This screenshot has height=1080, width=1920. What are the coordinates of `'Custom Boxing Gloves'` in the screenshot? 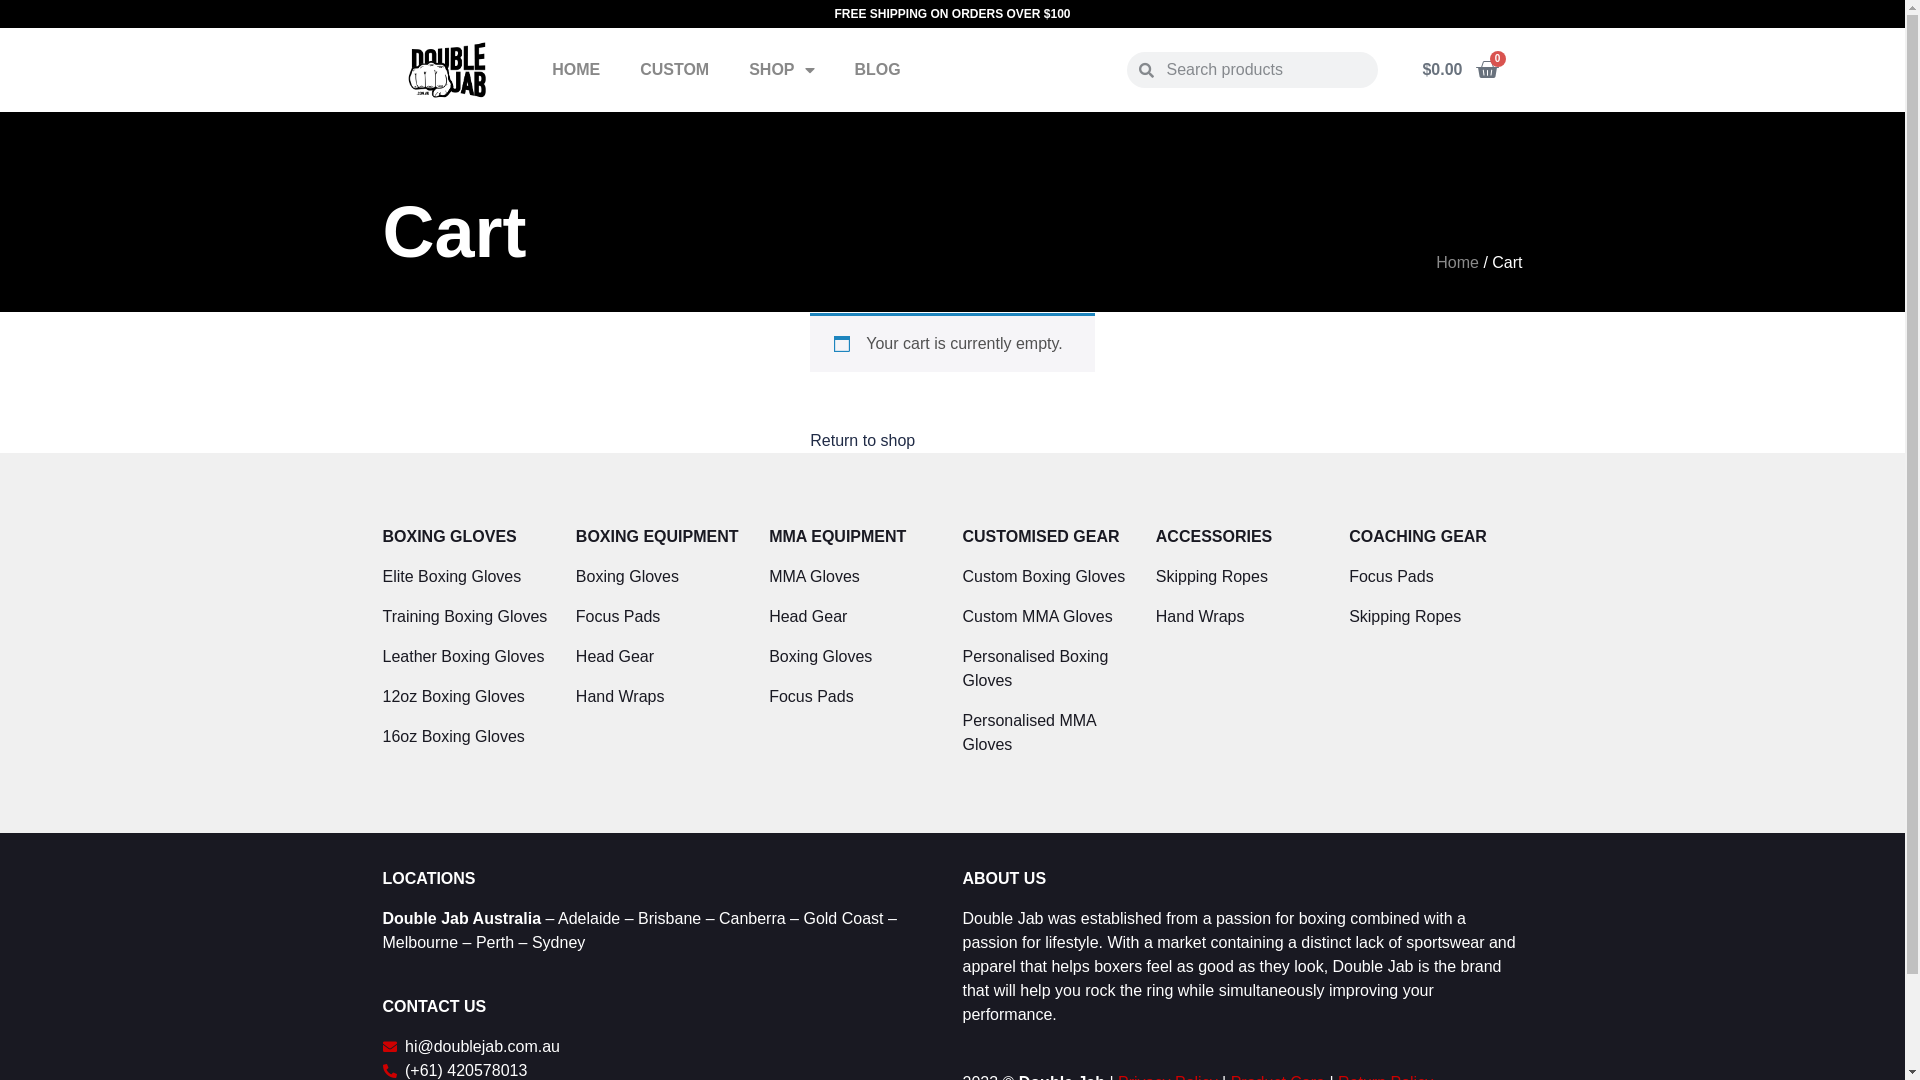 It's located at (1047, 577).